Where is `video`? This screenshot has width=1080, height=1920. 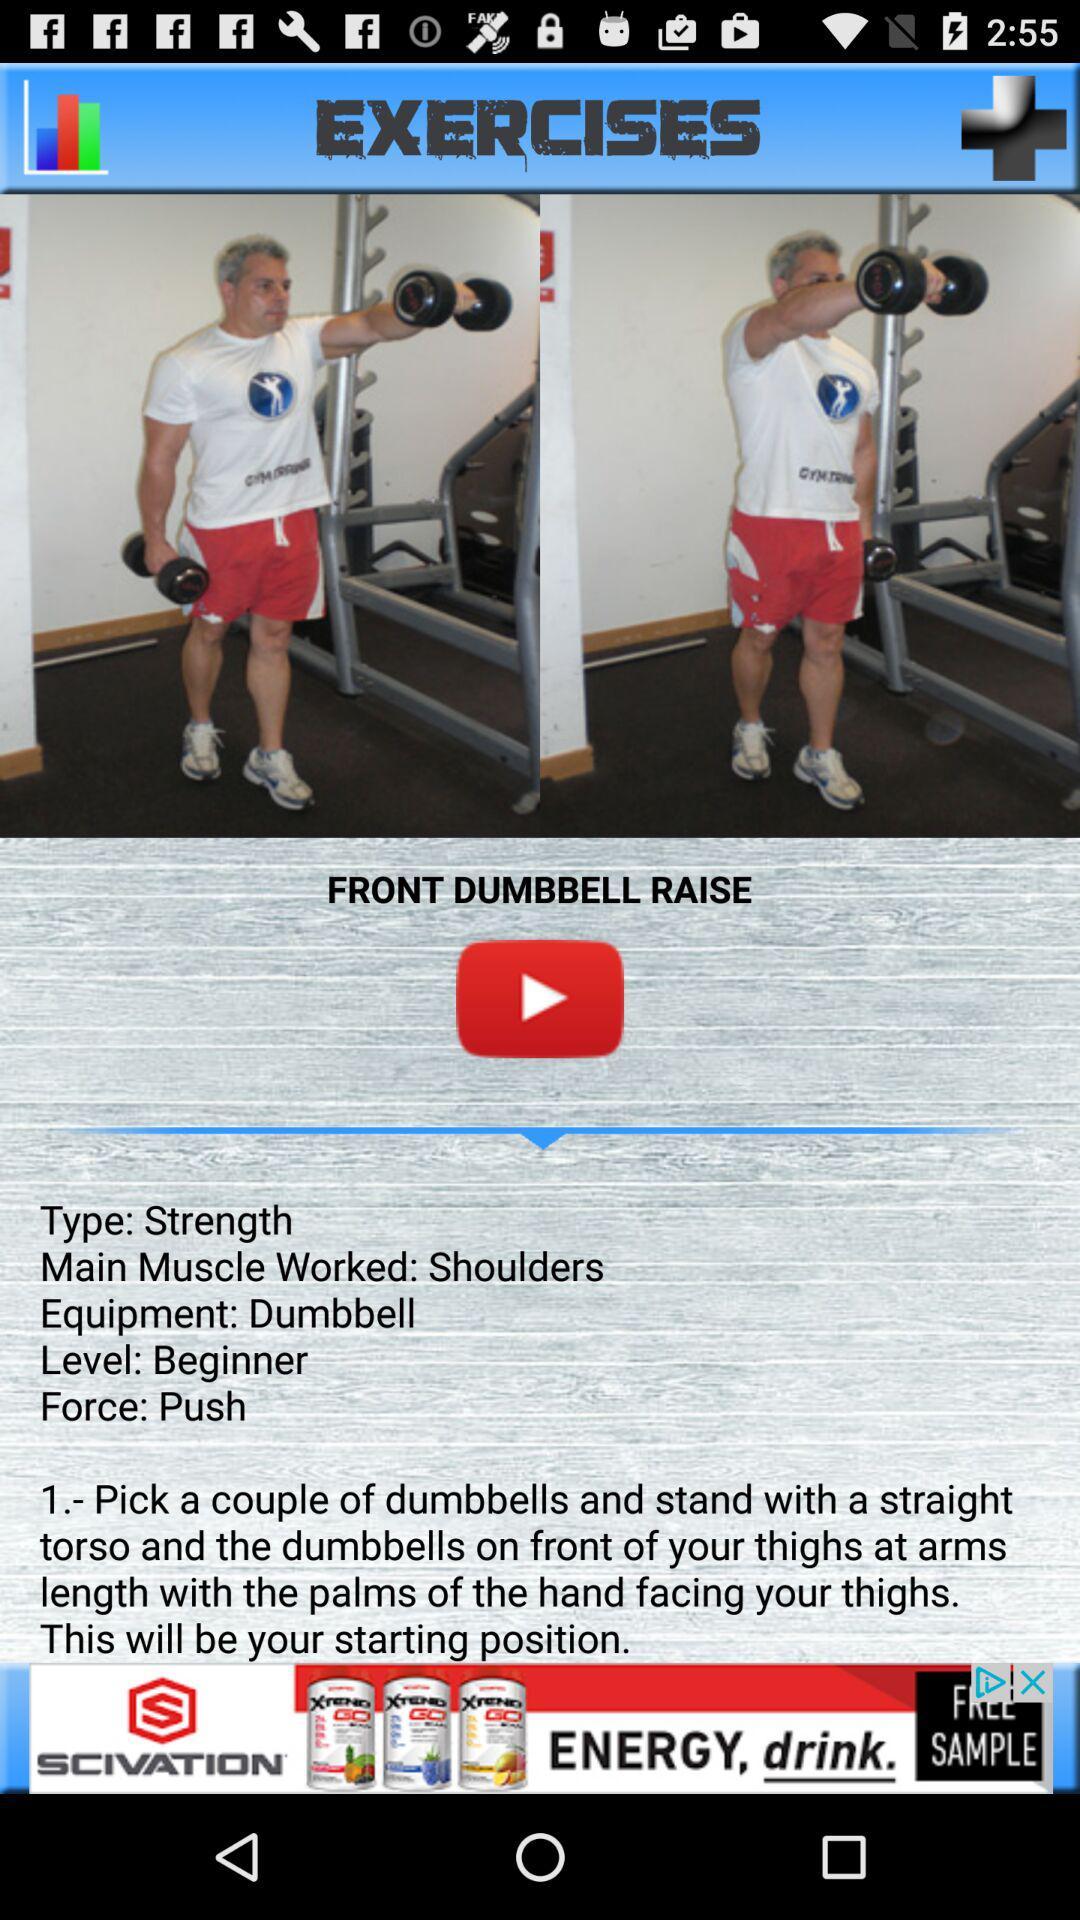
video is located at coordinates (540, 998).